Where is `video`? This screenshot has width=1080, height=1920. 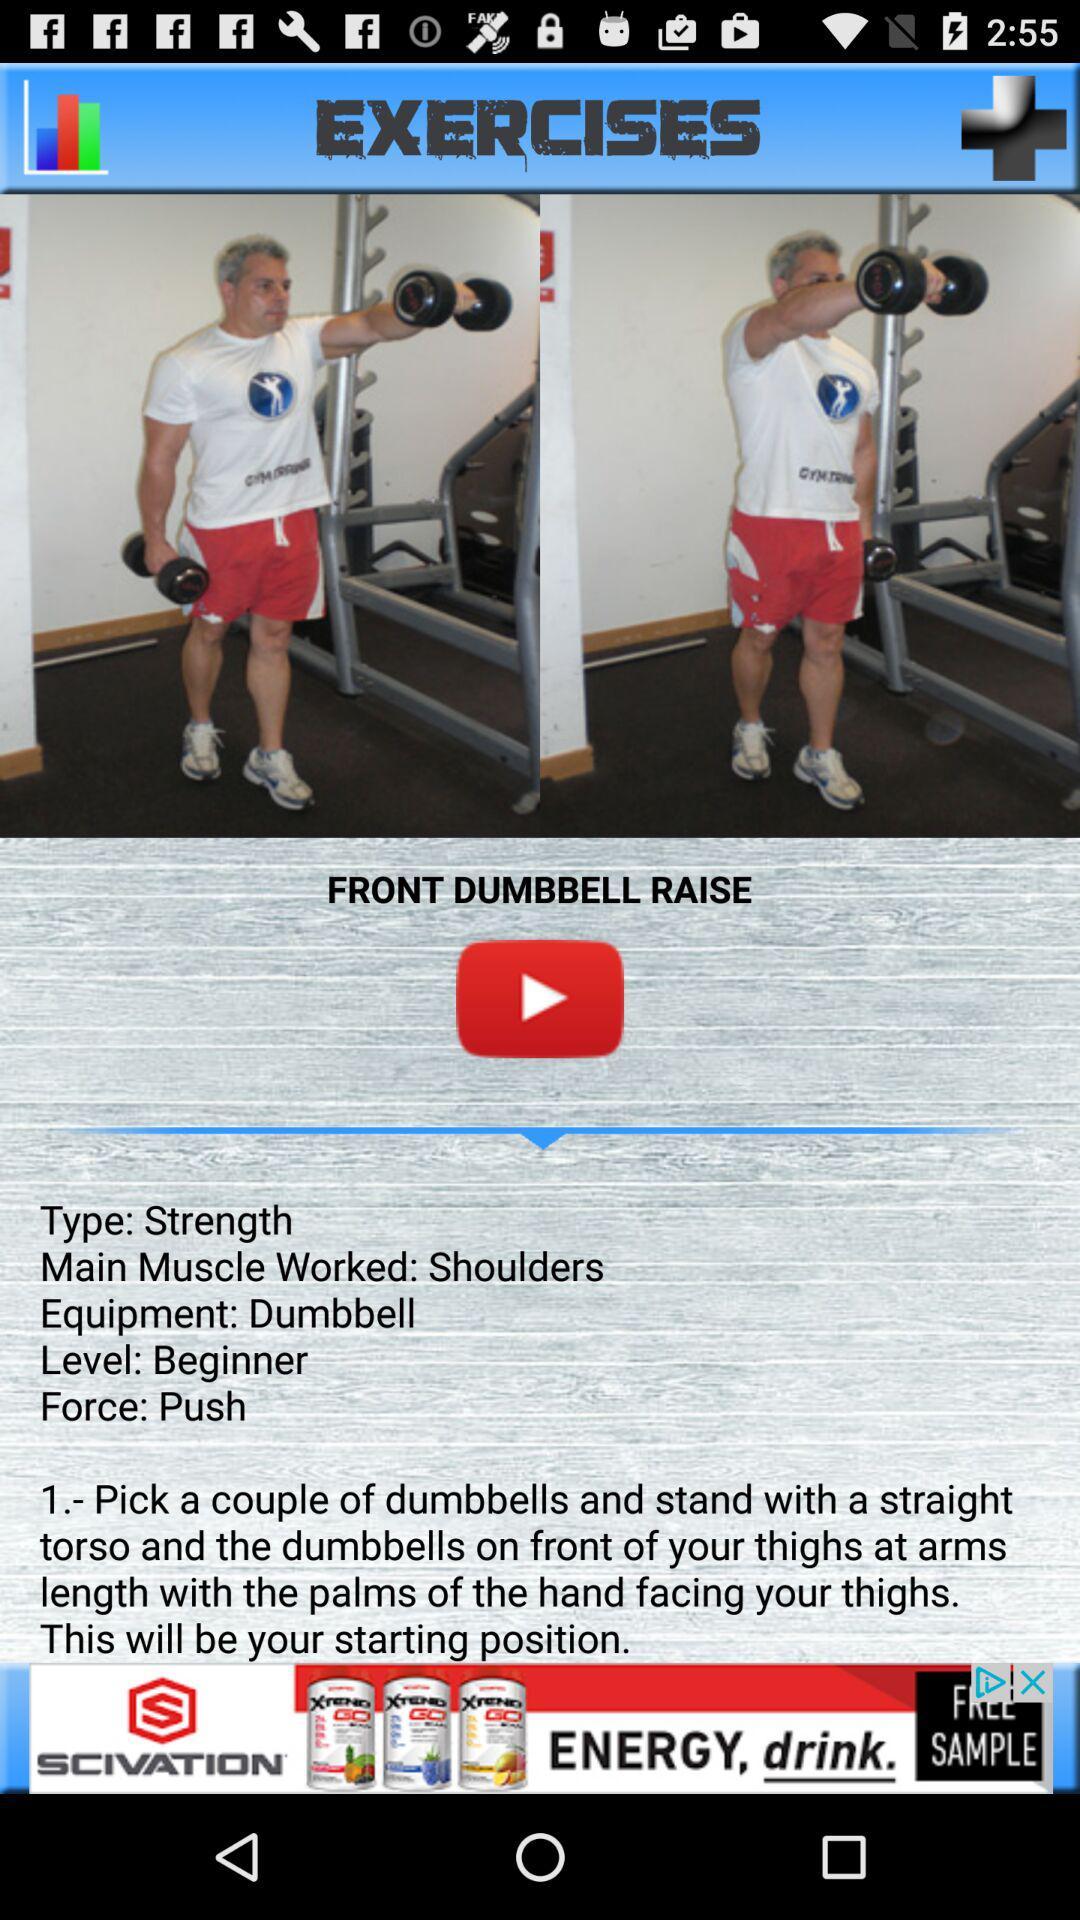
video is located at coordinates (540, 998).